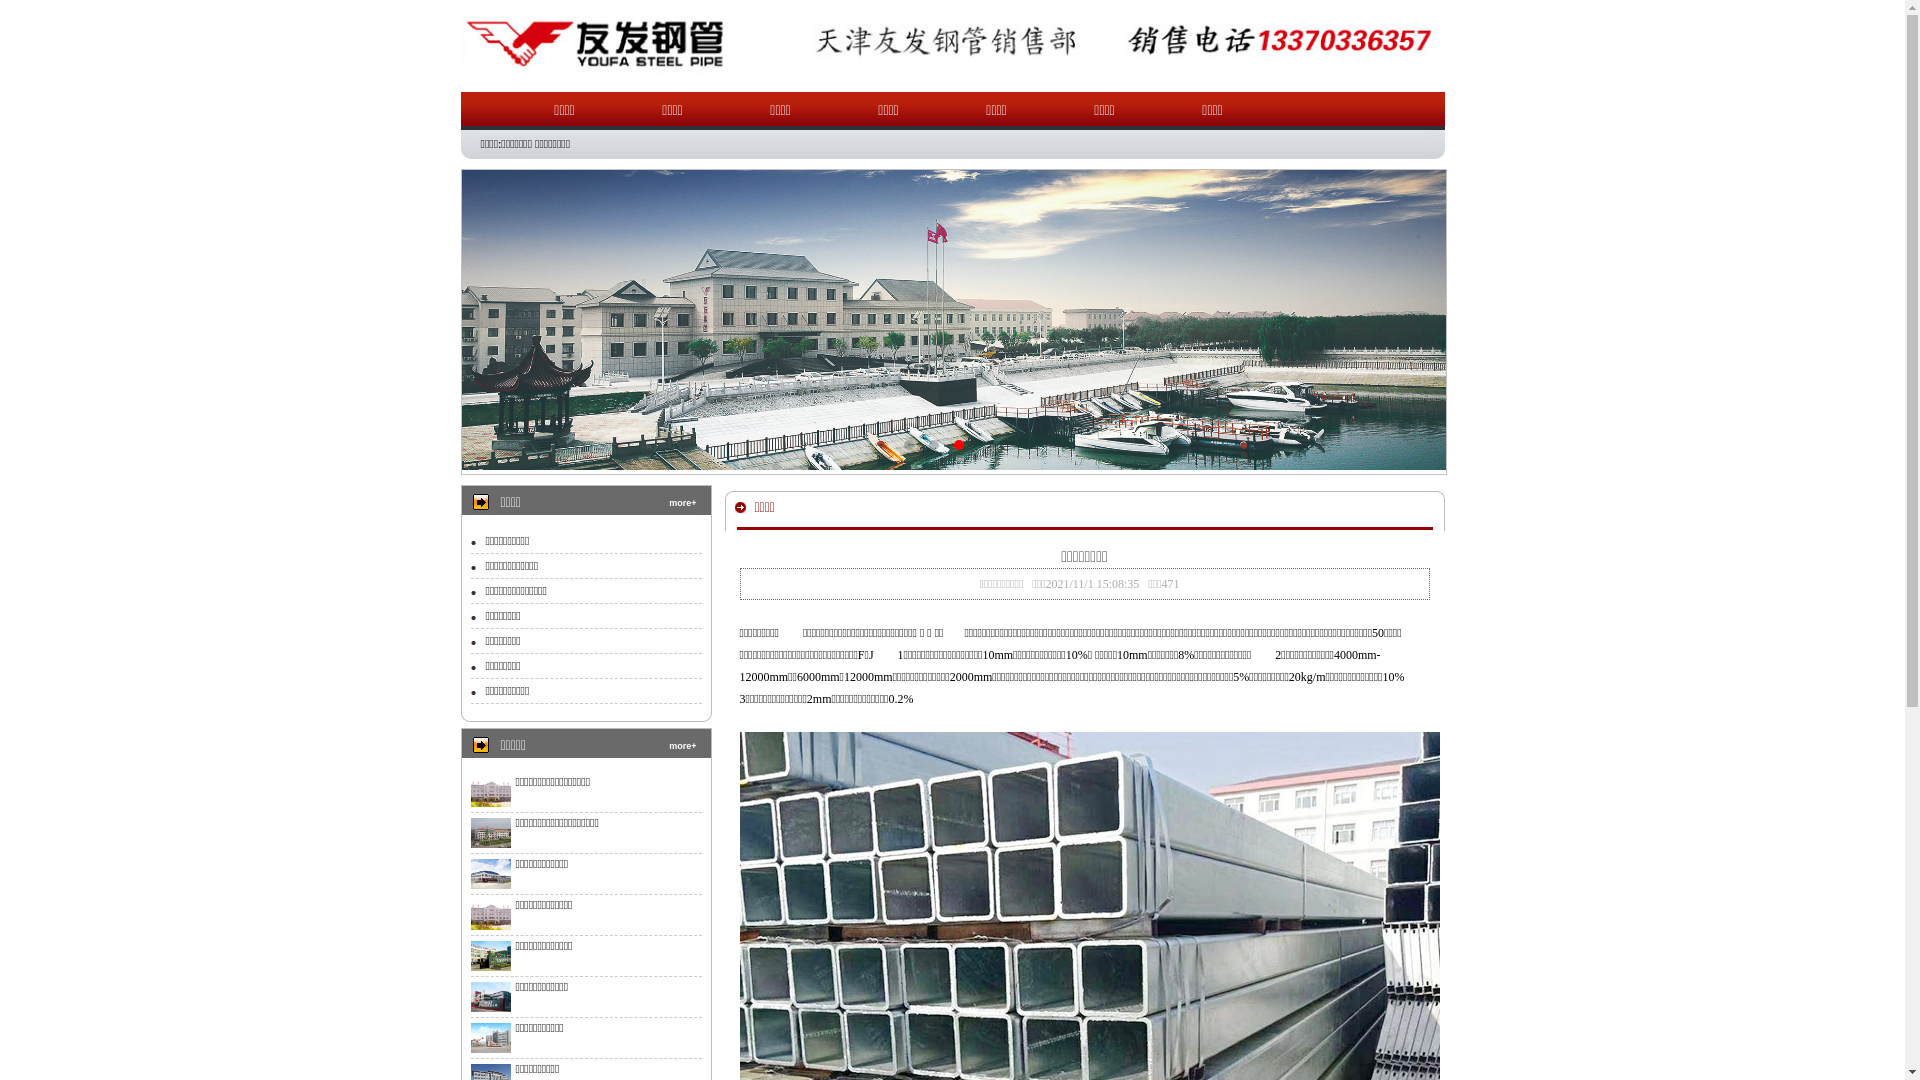 Image resolution: width=1920 pixels, height=1080 pixels. Describe the element at coordinates (682, 501) in the screenshot. I see `'more+'` at that location.